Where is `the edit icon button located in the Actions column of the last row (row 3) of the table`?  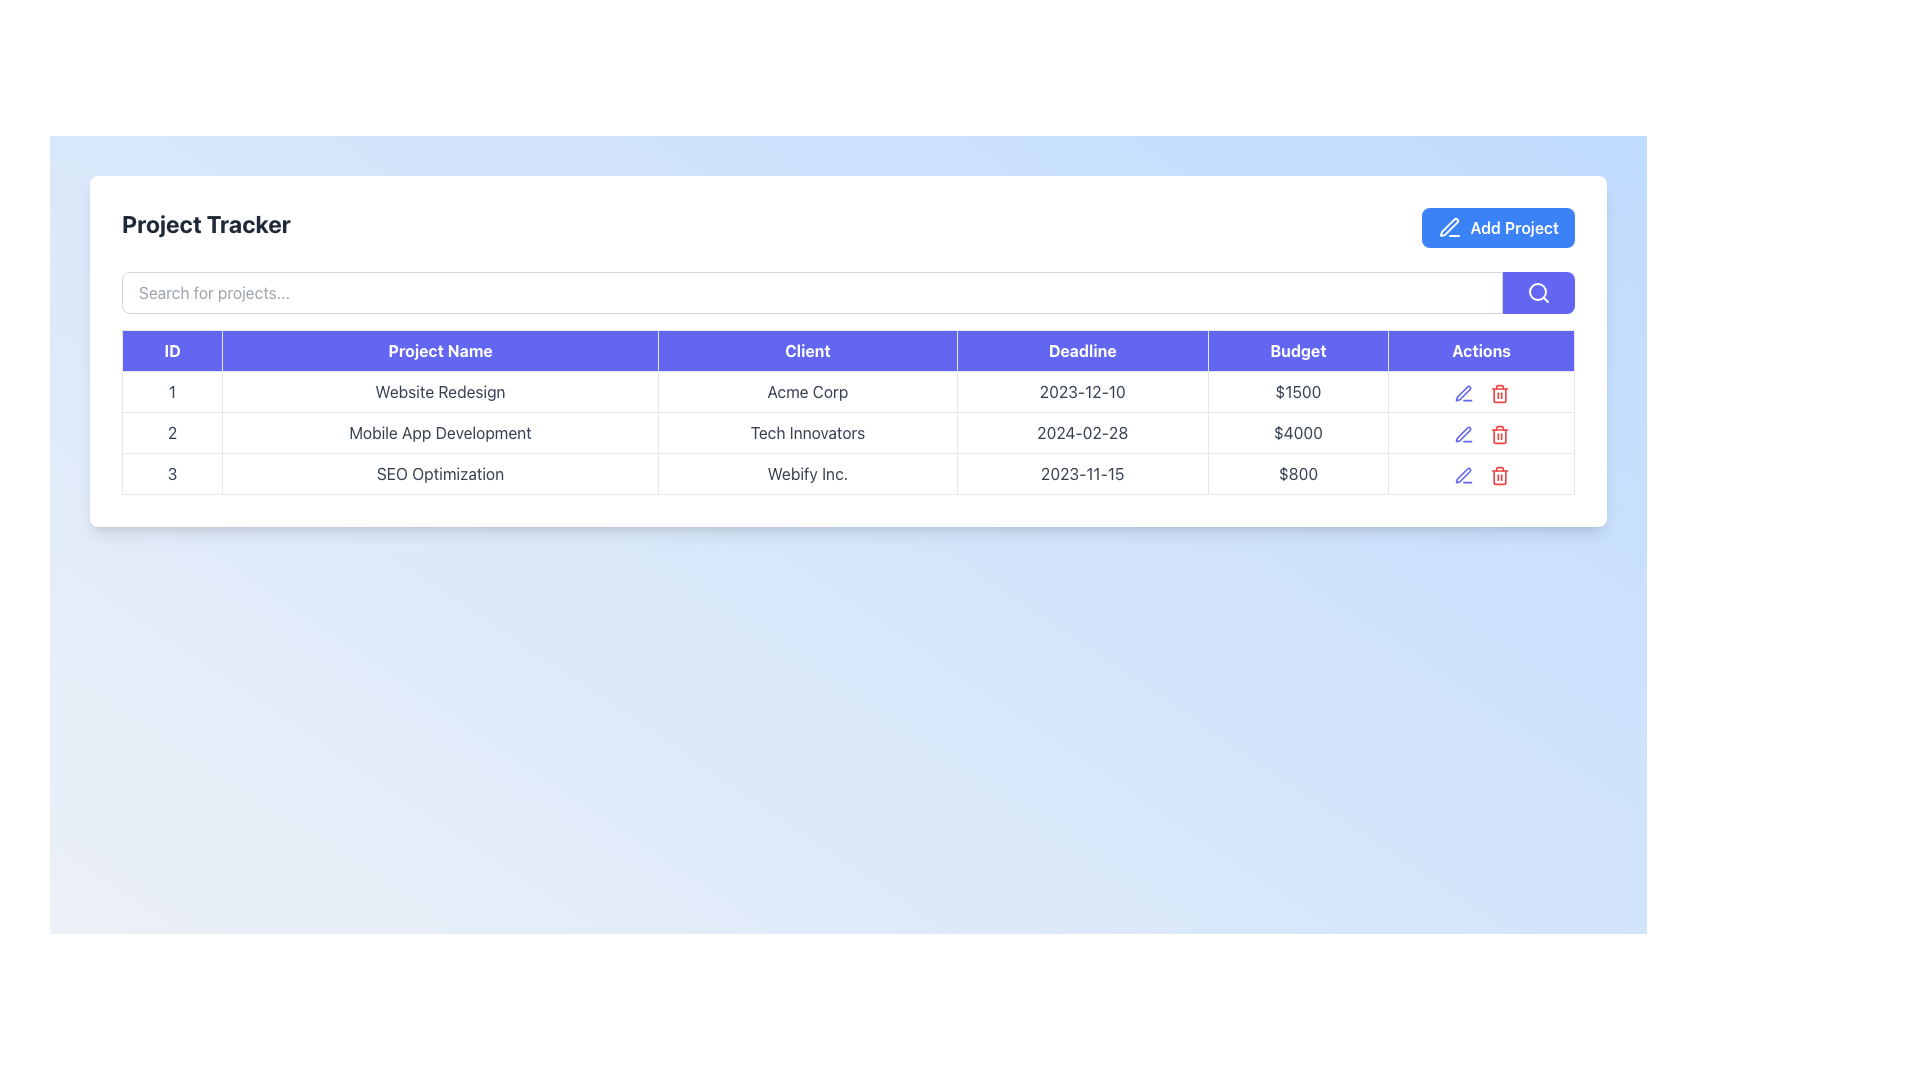 the edit icon button located in the Actions column of the last row (row 3) of the table is located at coordinates (1463, 475).